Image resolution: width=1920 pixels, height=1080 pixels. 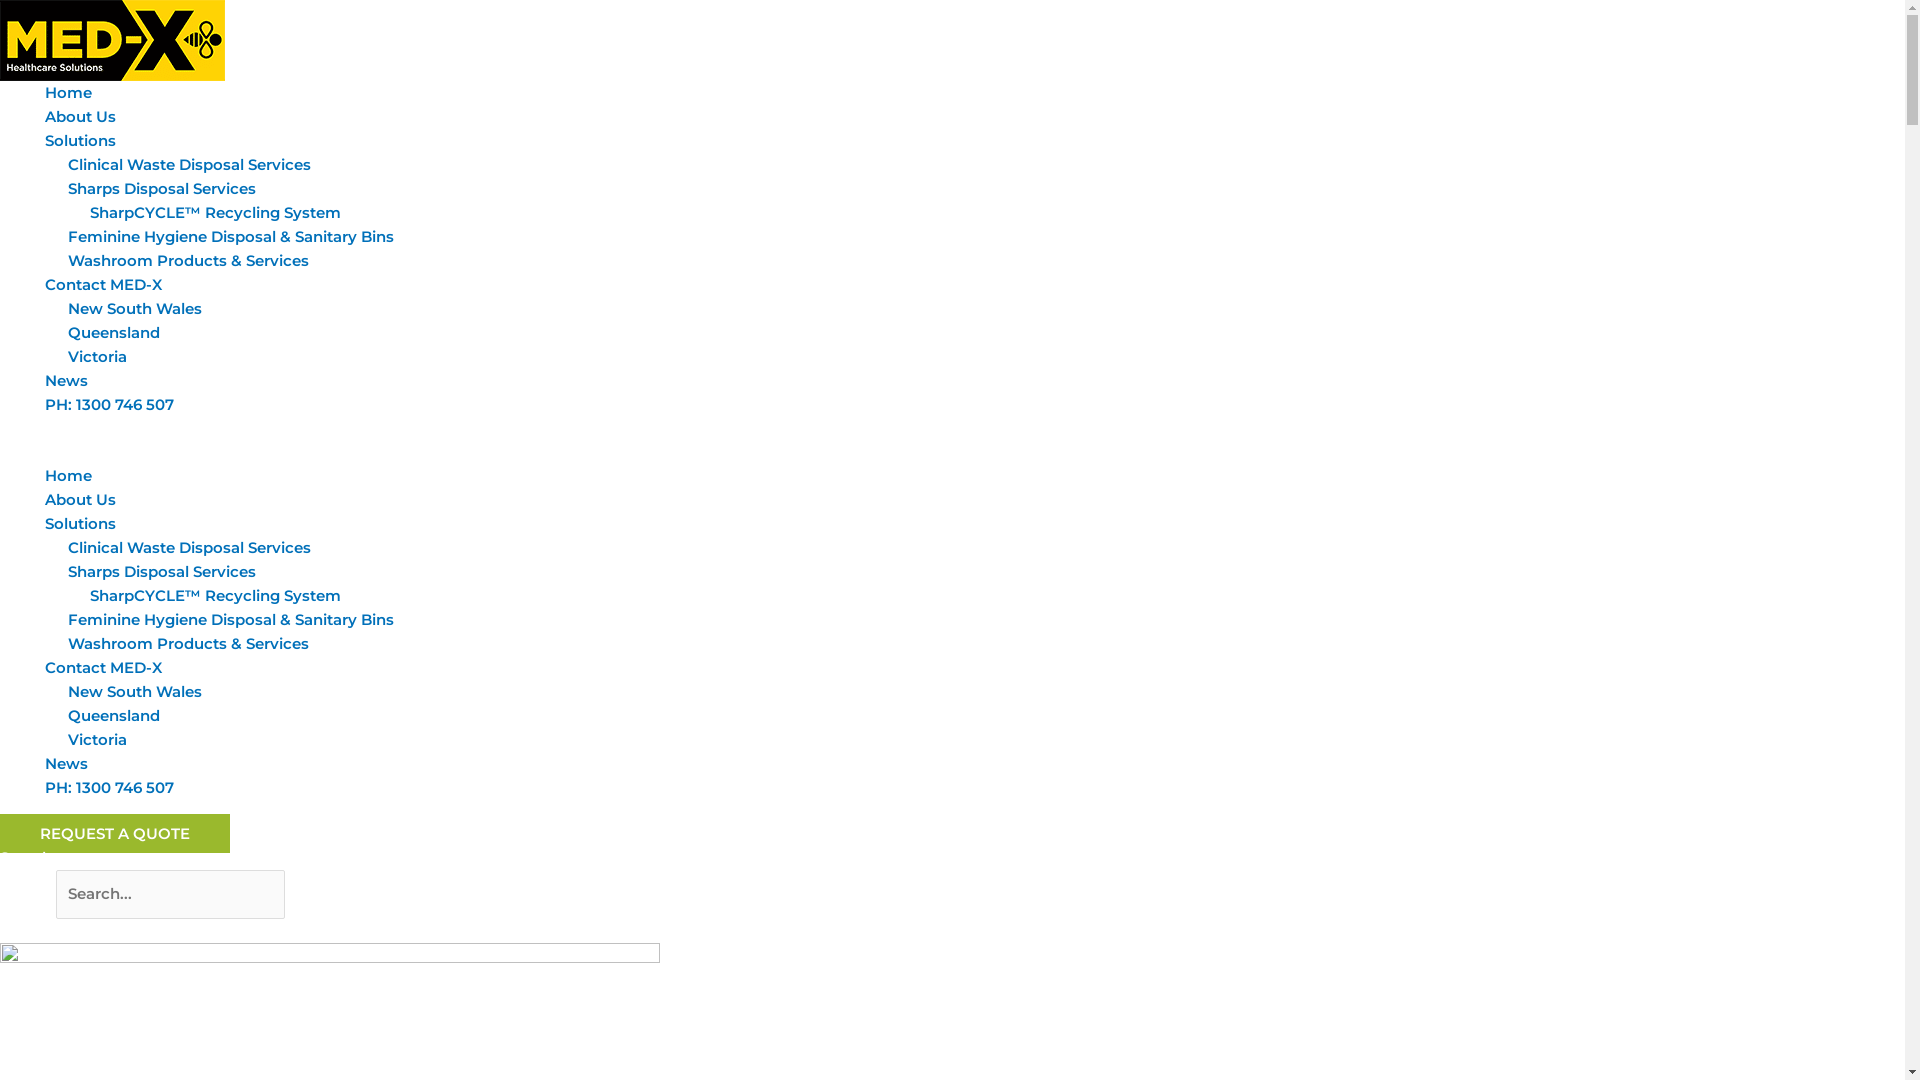 I want to click on 'Home', so click(x=68, y=92).